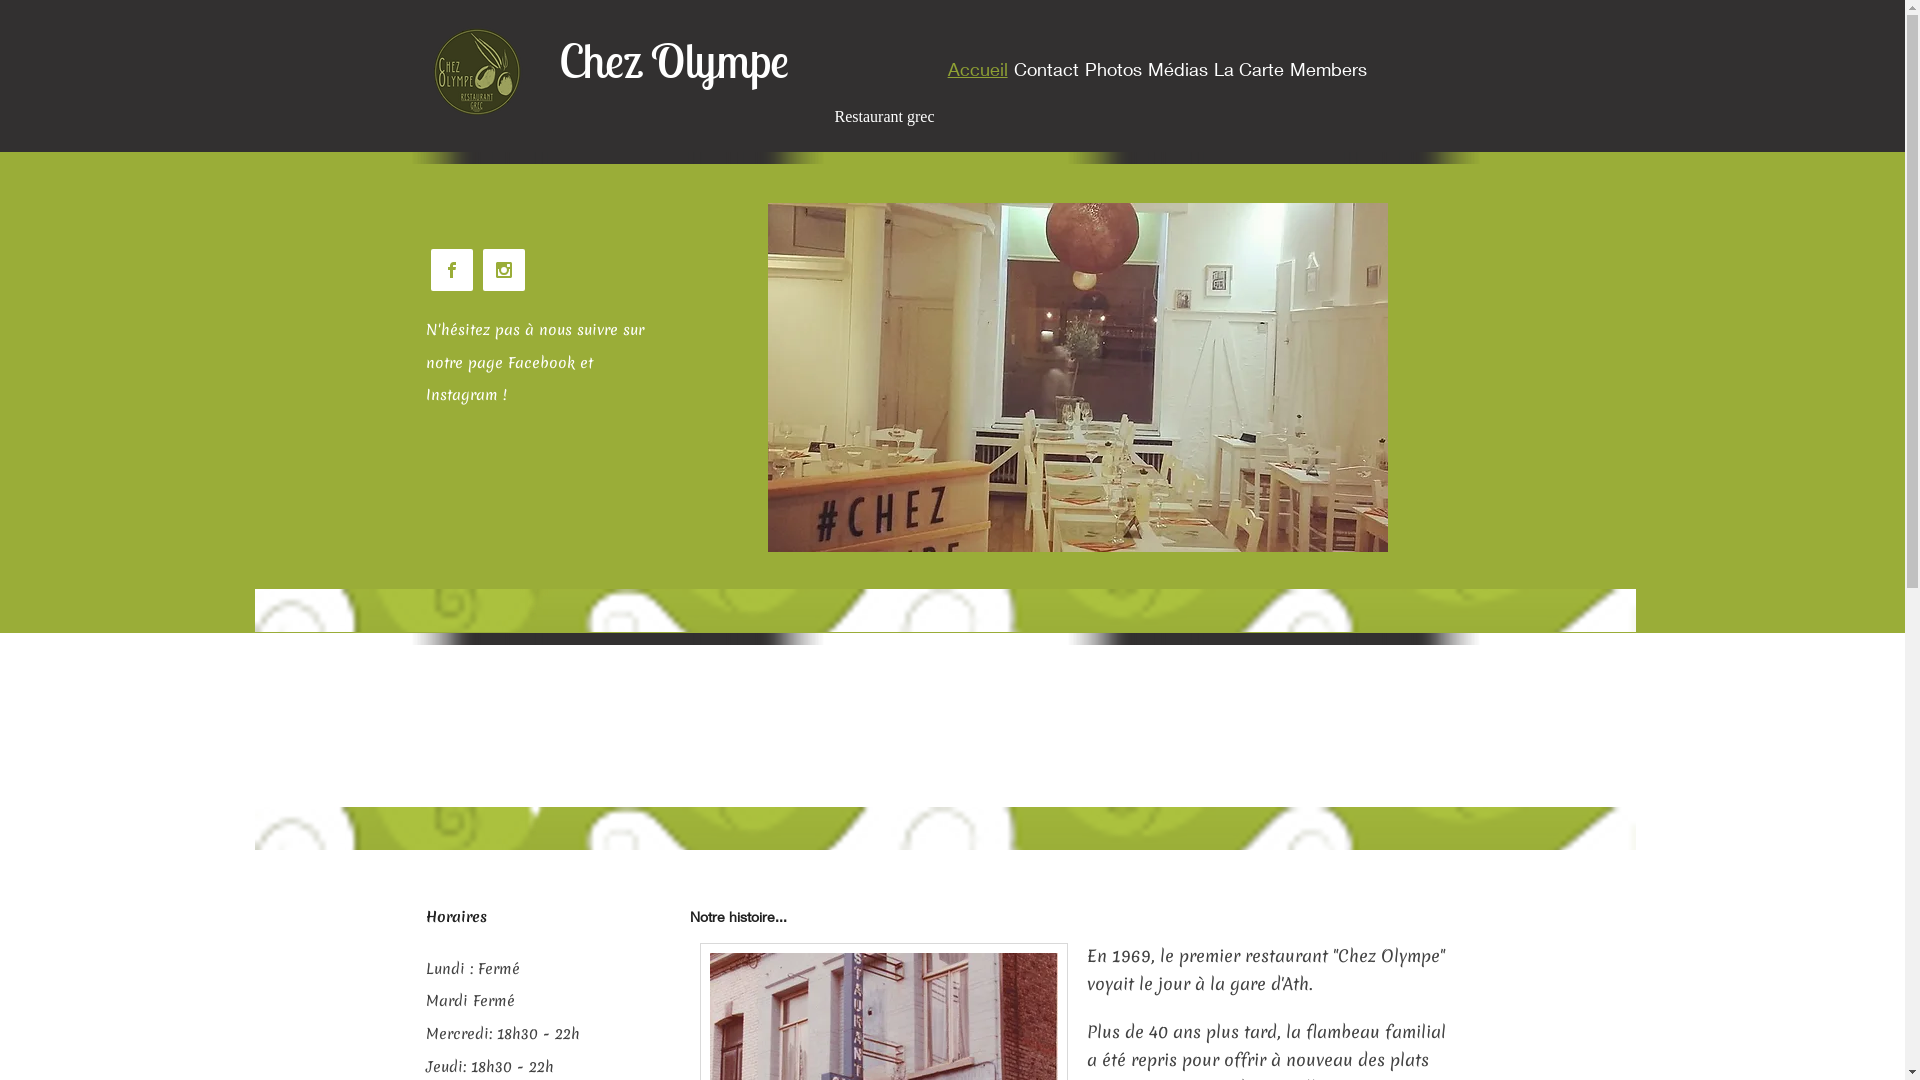 The width and height of the screenshot is (1920, 1080). What do you see at coordinates (1045, 68) in the screenshot?
I see `'Contact'` at bounding box center [1045, 68].